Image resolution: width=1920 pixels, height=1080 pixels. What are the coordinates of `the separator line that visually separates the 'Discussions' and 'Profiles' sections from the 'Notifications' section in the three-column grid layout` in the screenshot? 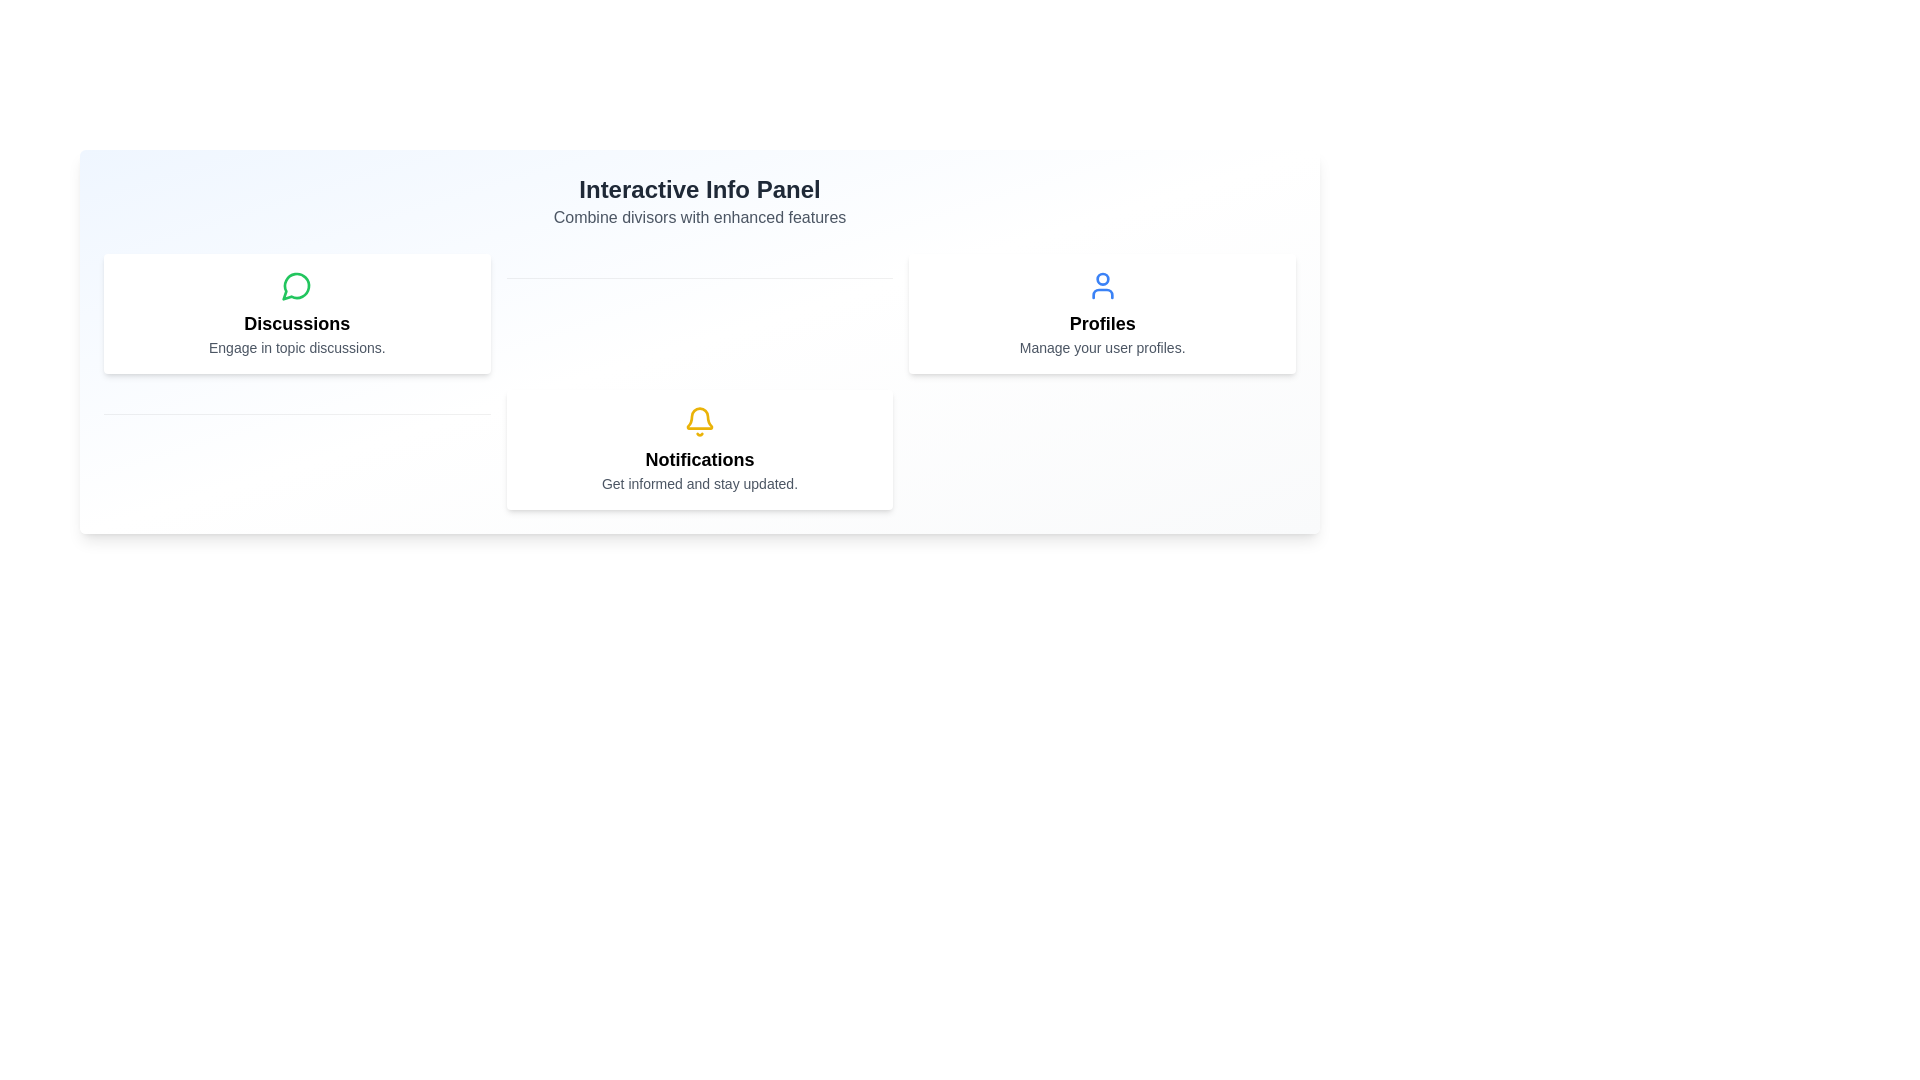 It's located at (700, 313).